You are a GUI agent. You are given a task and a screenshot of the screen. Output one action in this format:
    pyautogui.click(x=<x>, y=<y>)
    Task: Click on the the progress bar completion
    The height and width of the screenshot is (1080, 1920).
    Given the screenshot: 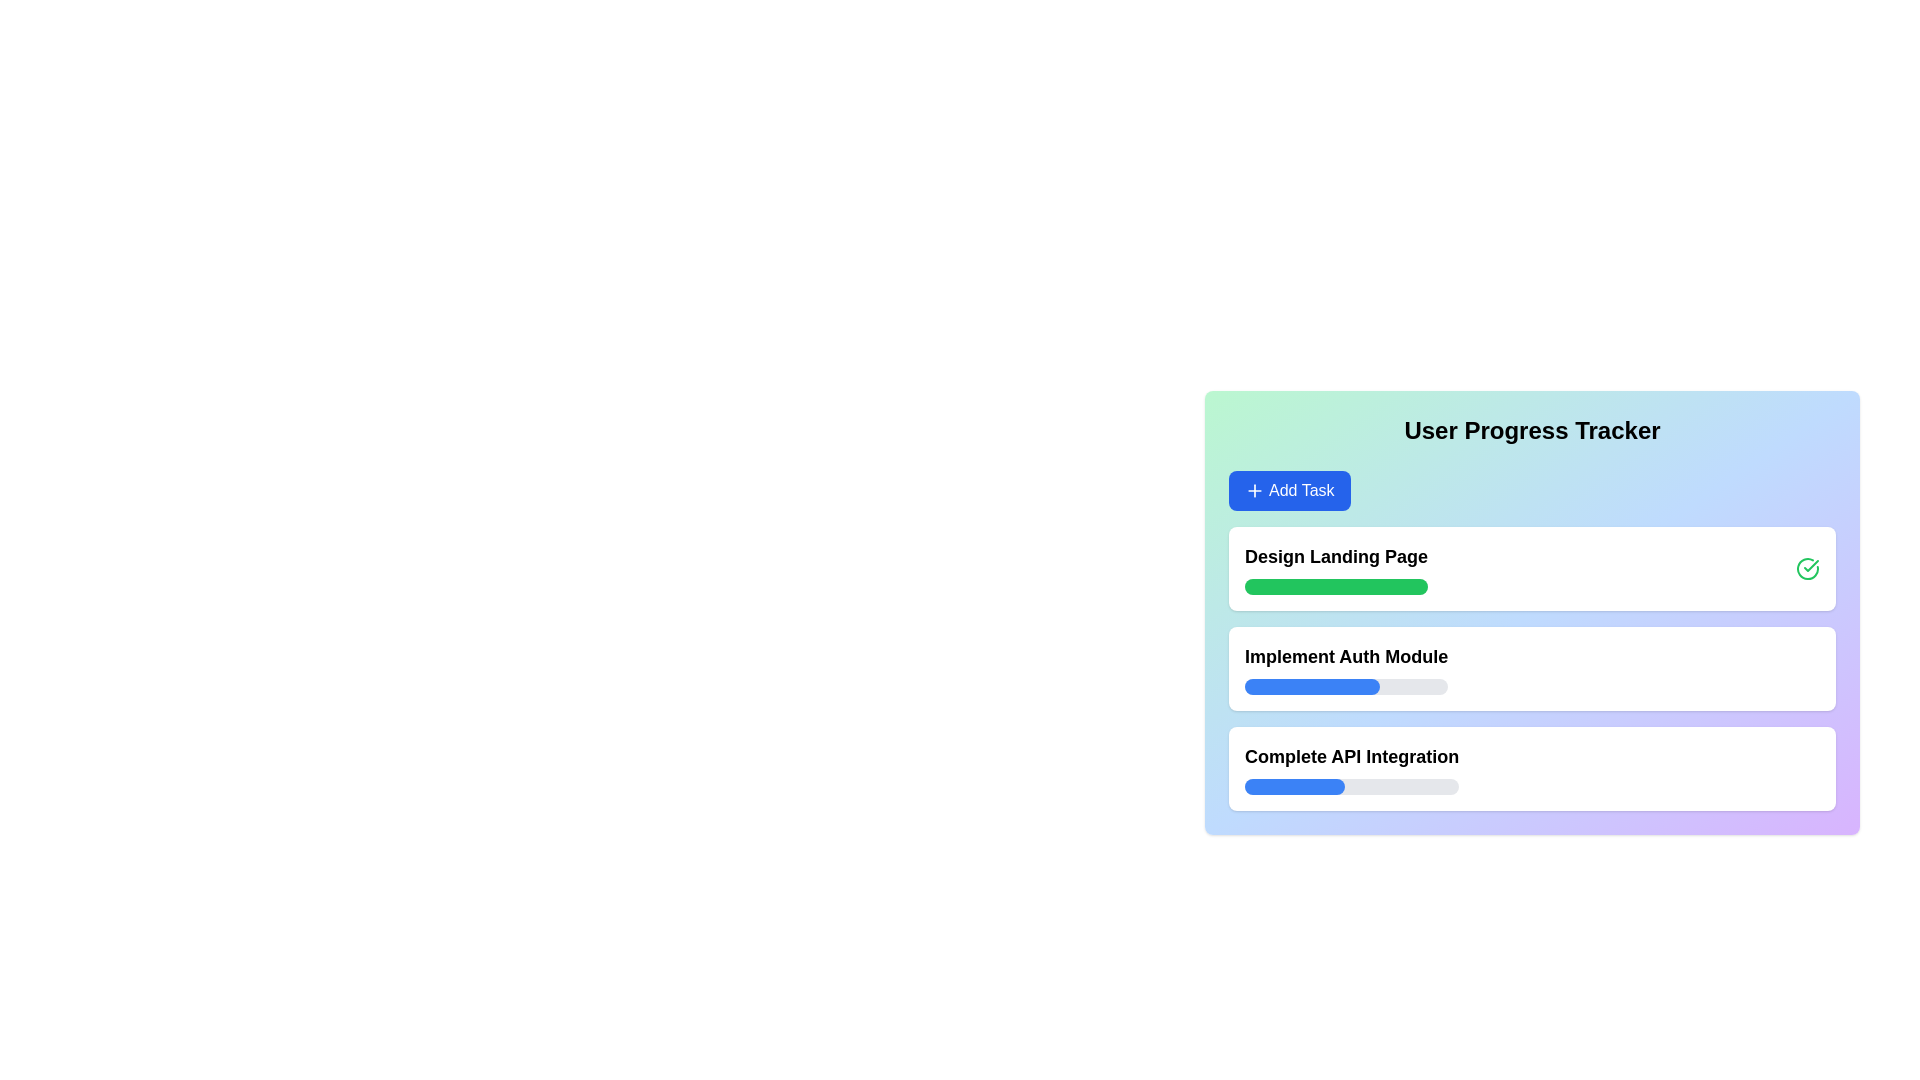 What is the action you would take?
    pyautogui.click(x=1248, y=785)
    